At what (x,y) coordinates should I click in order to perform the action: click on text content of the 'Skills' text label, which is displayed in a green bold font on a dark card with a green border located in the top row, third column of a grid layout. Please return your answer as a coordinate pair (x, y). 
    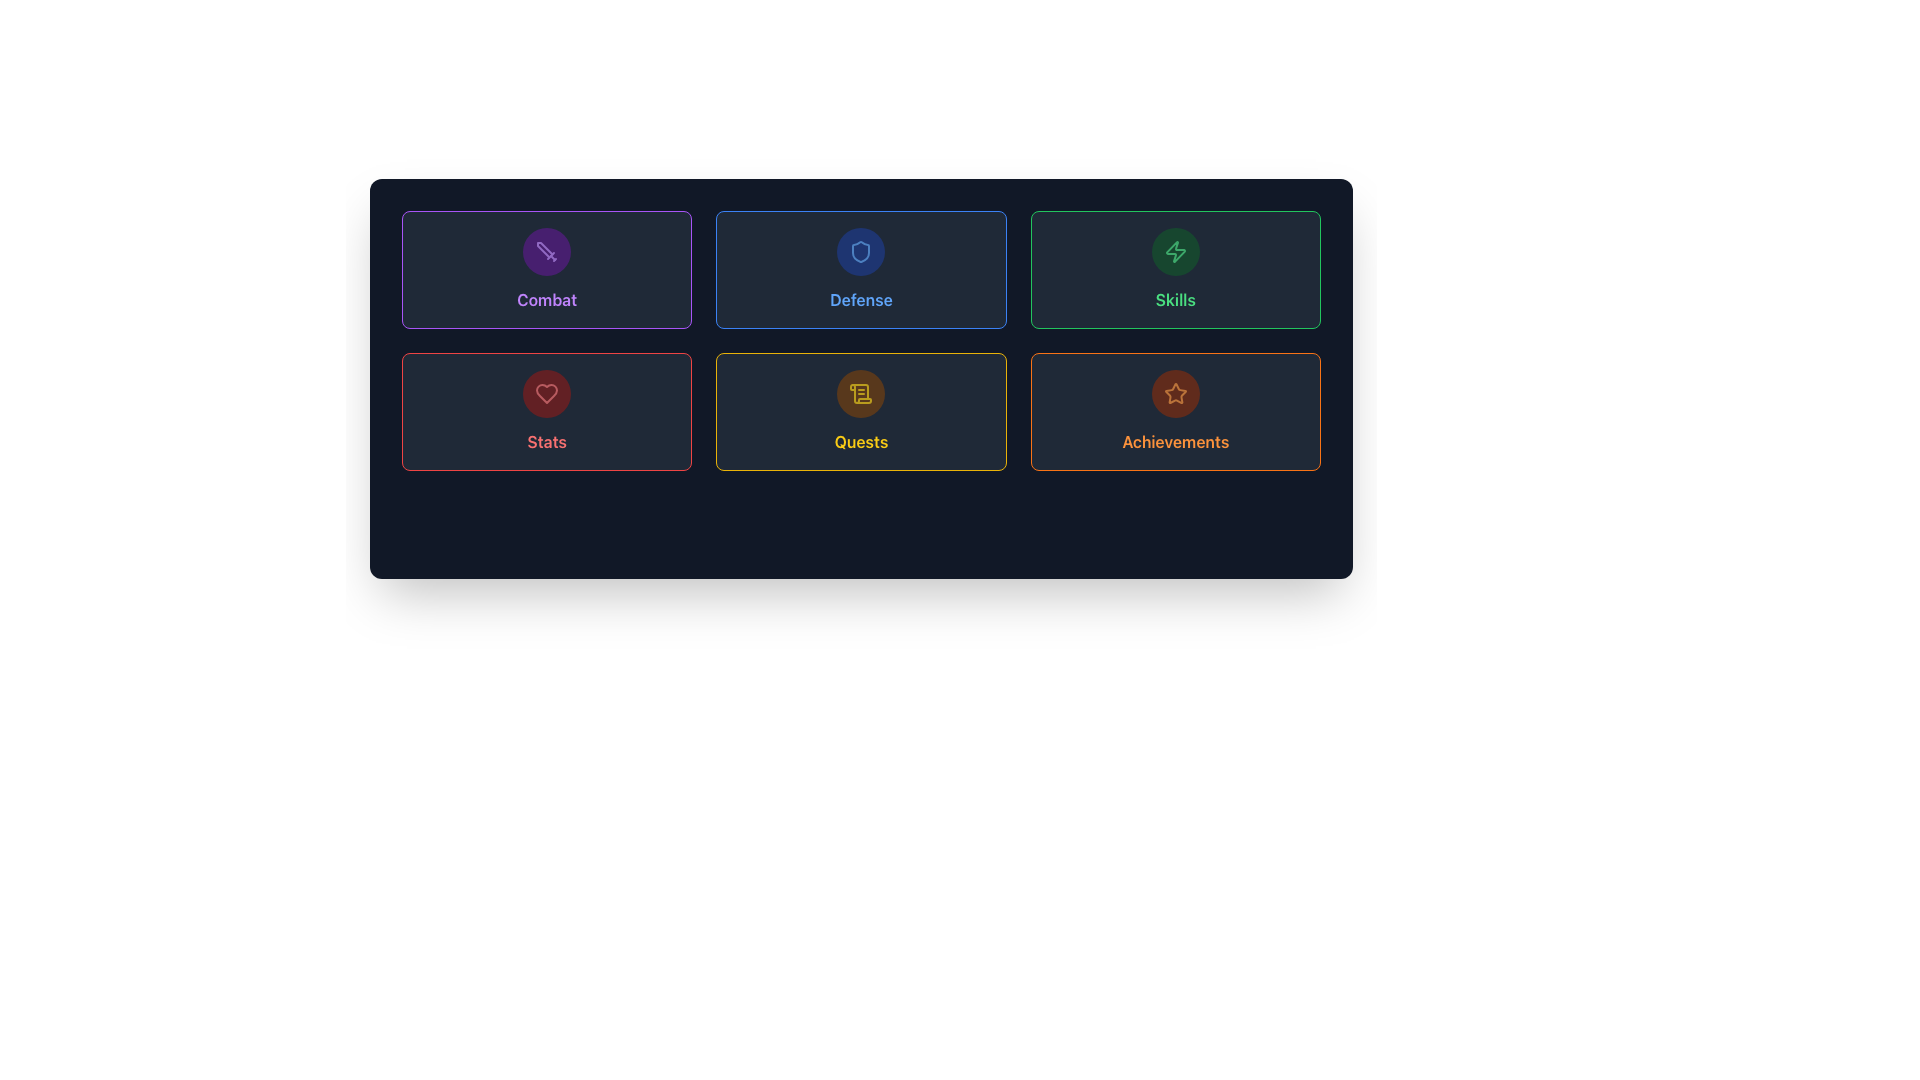
    Looking at the image, I should click on (1175, 300).